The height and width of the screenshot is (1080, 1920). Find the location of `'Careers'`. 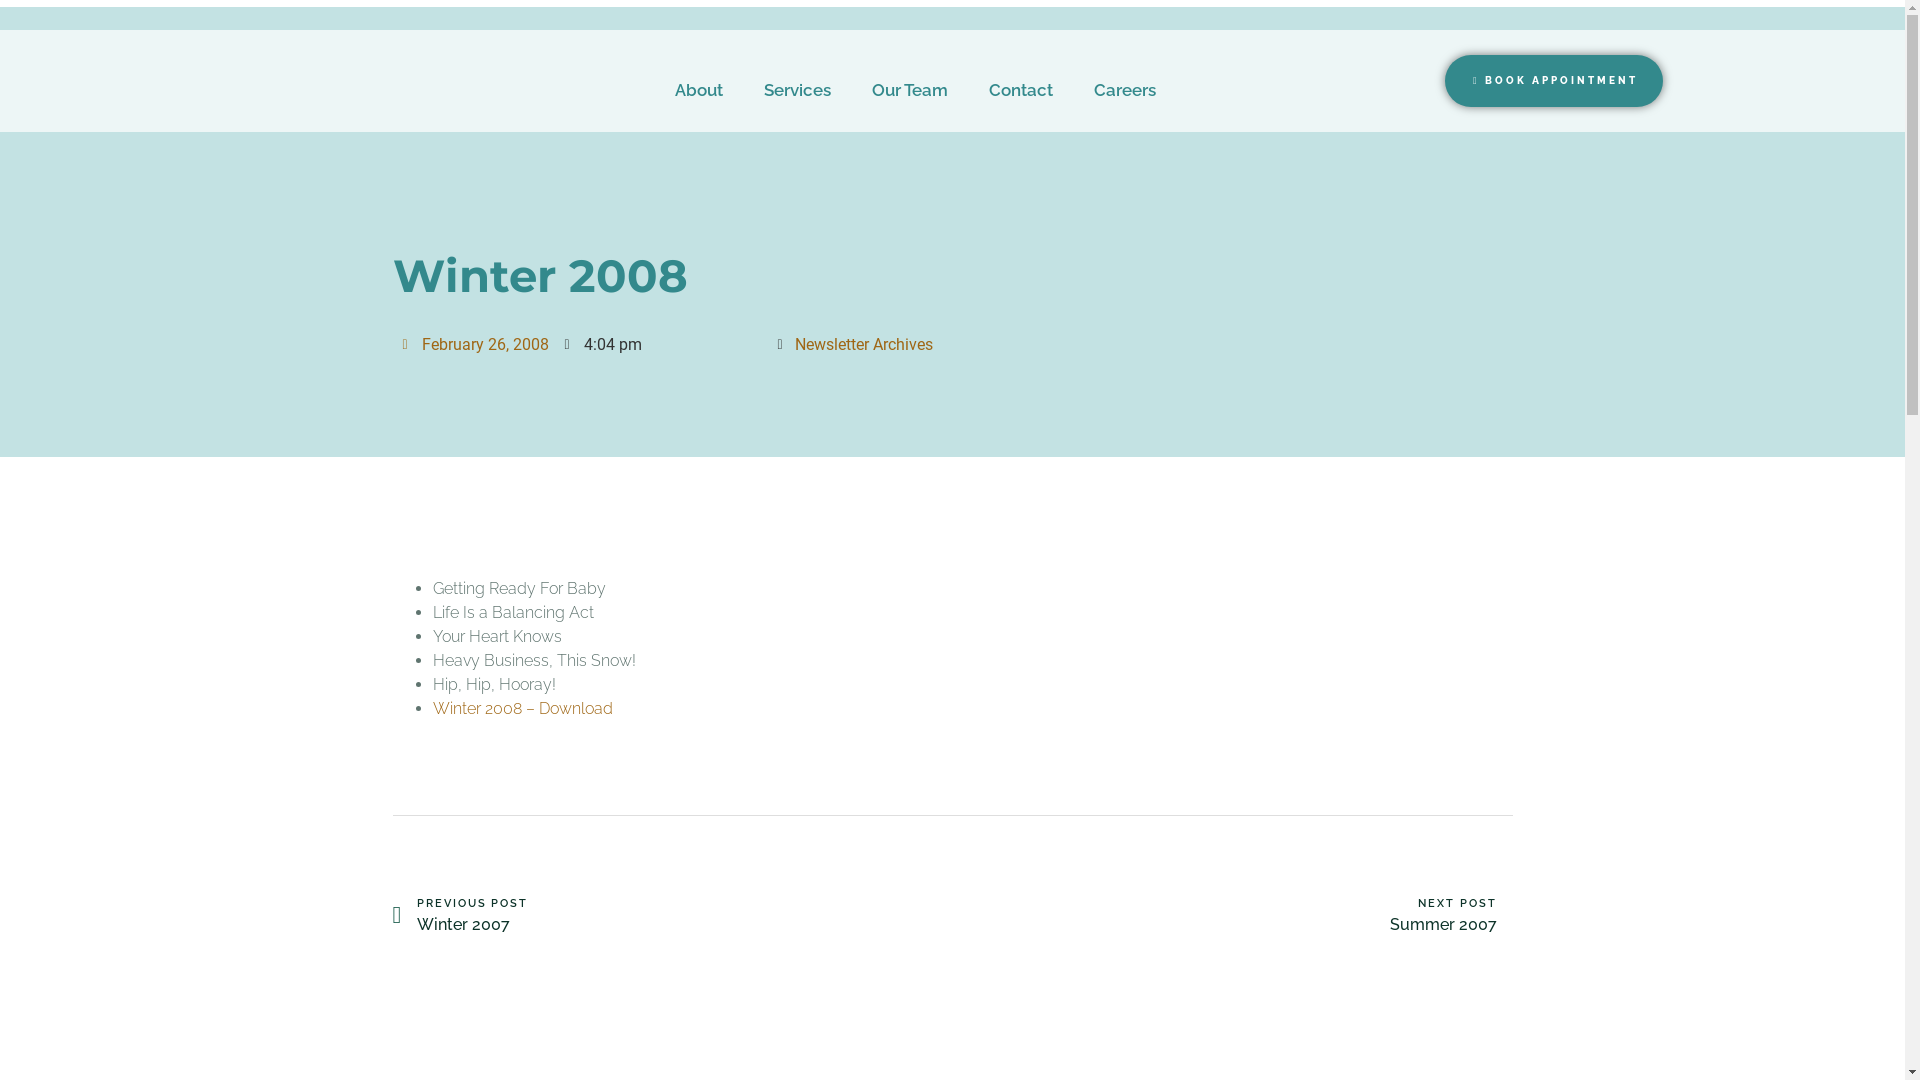

'Careers' is located at coordinates (1124, 88).